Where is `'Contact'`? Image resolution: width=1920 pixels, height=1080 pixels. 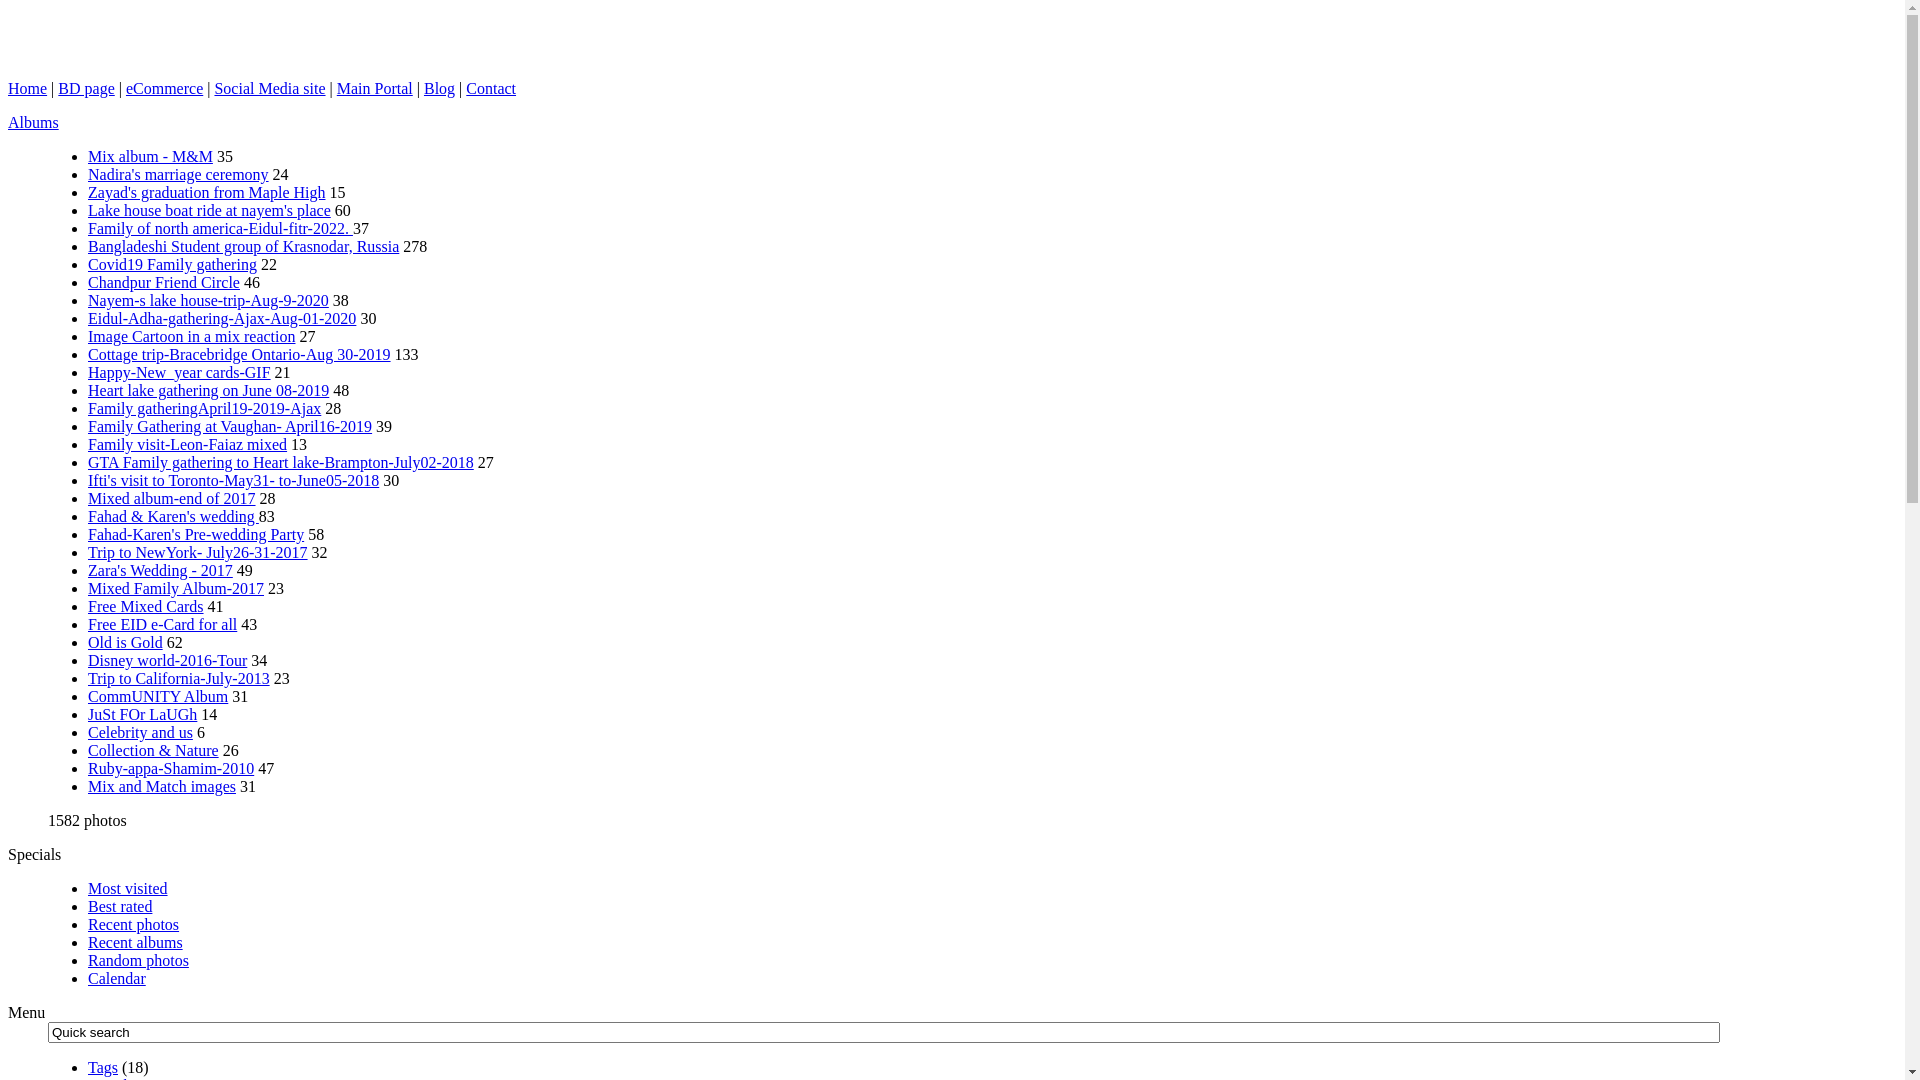
'Contact' is located at coordinates (464, 87).